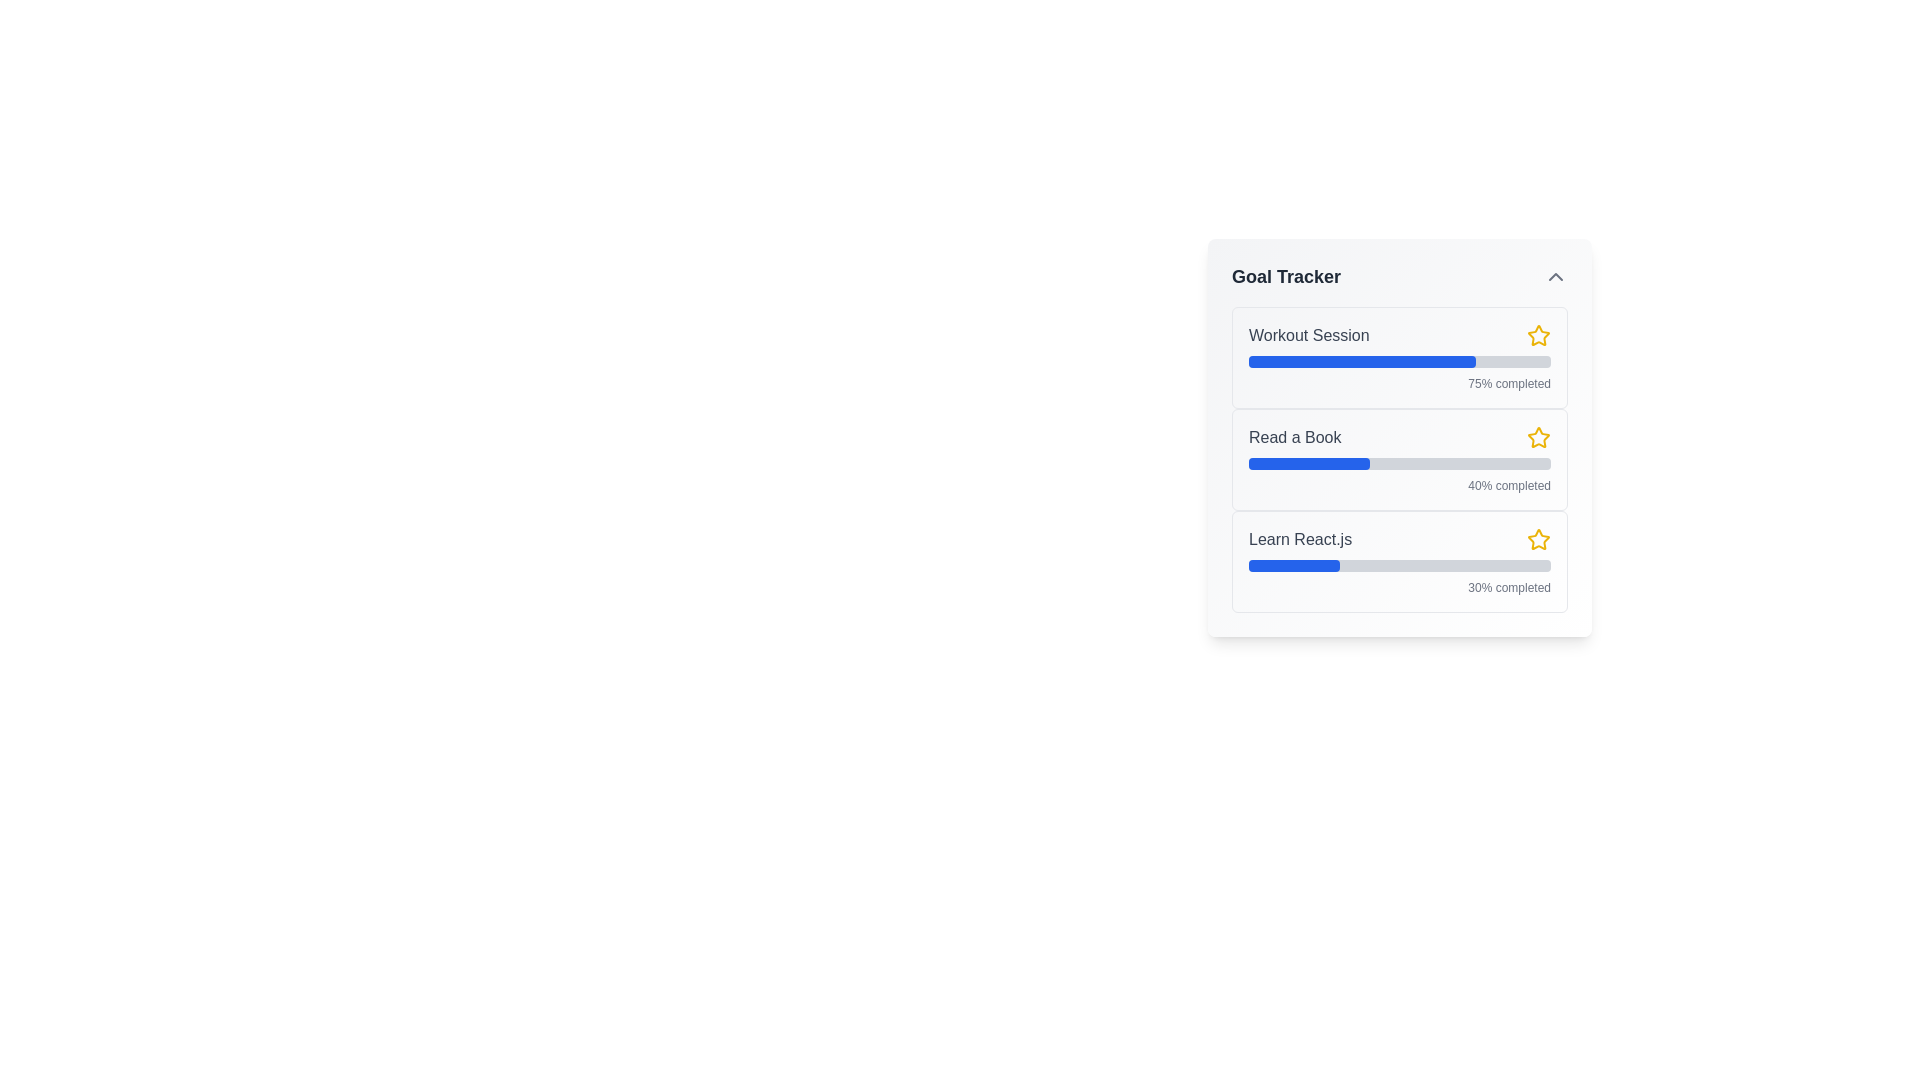  Describe the element at coordinates (1309, 463) in the screenshot. I see `the Progress Indicator for the task 'Read a Book,' which shows 40% completion and is located in the middle section of the Goal Tracker widget` at that location.